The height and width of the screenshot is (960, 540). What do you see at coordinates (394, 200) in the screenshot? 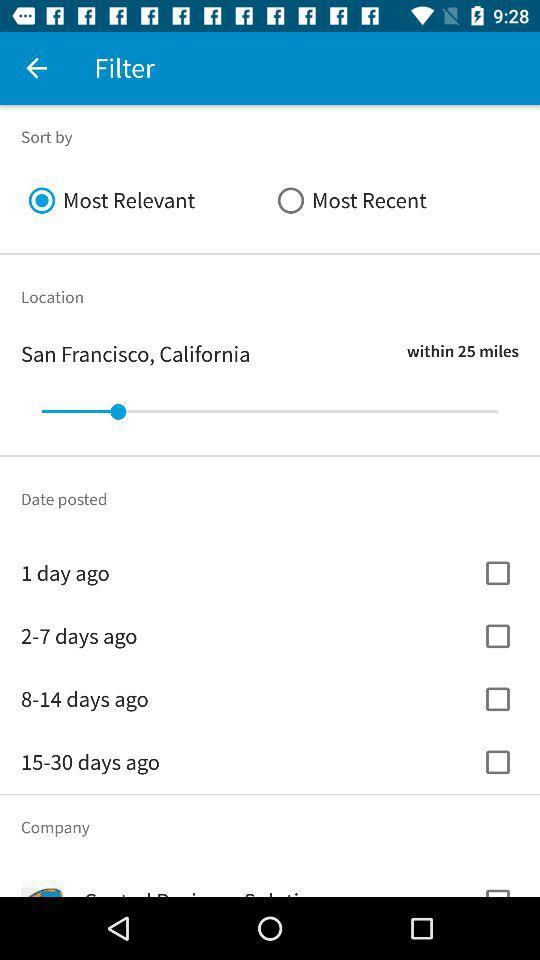
I see `item next to the most relevant` at bounding box center [394, 200].